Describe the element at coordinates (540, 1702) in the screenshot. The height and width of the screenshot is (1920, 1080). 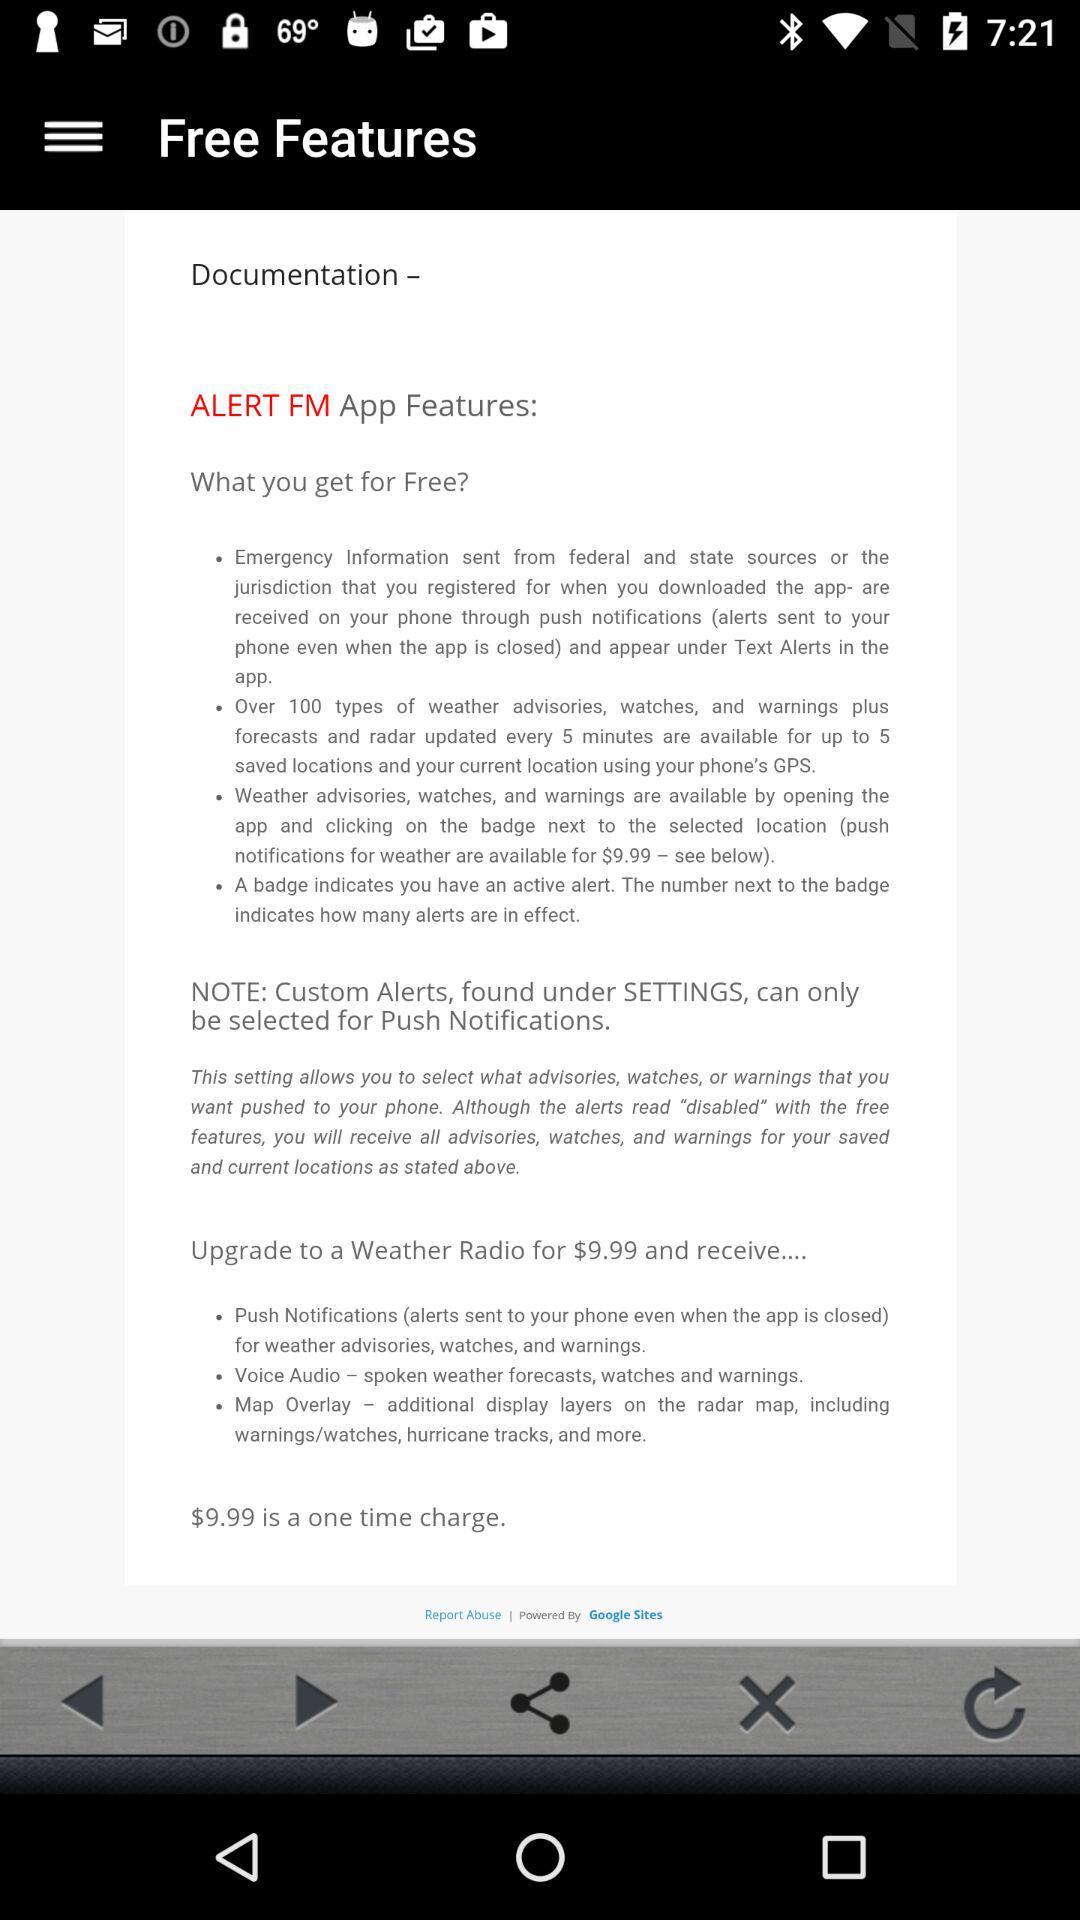
I see `setting button` at that location.